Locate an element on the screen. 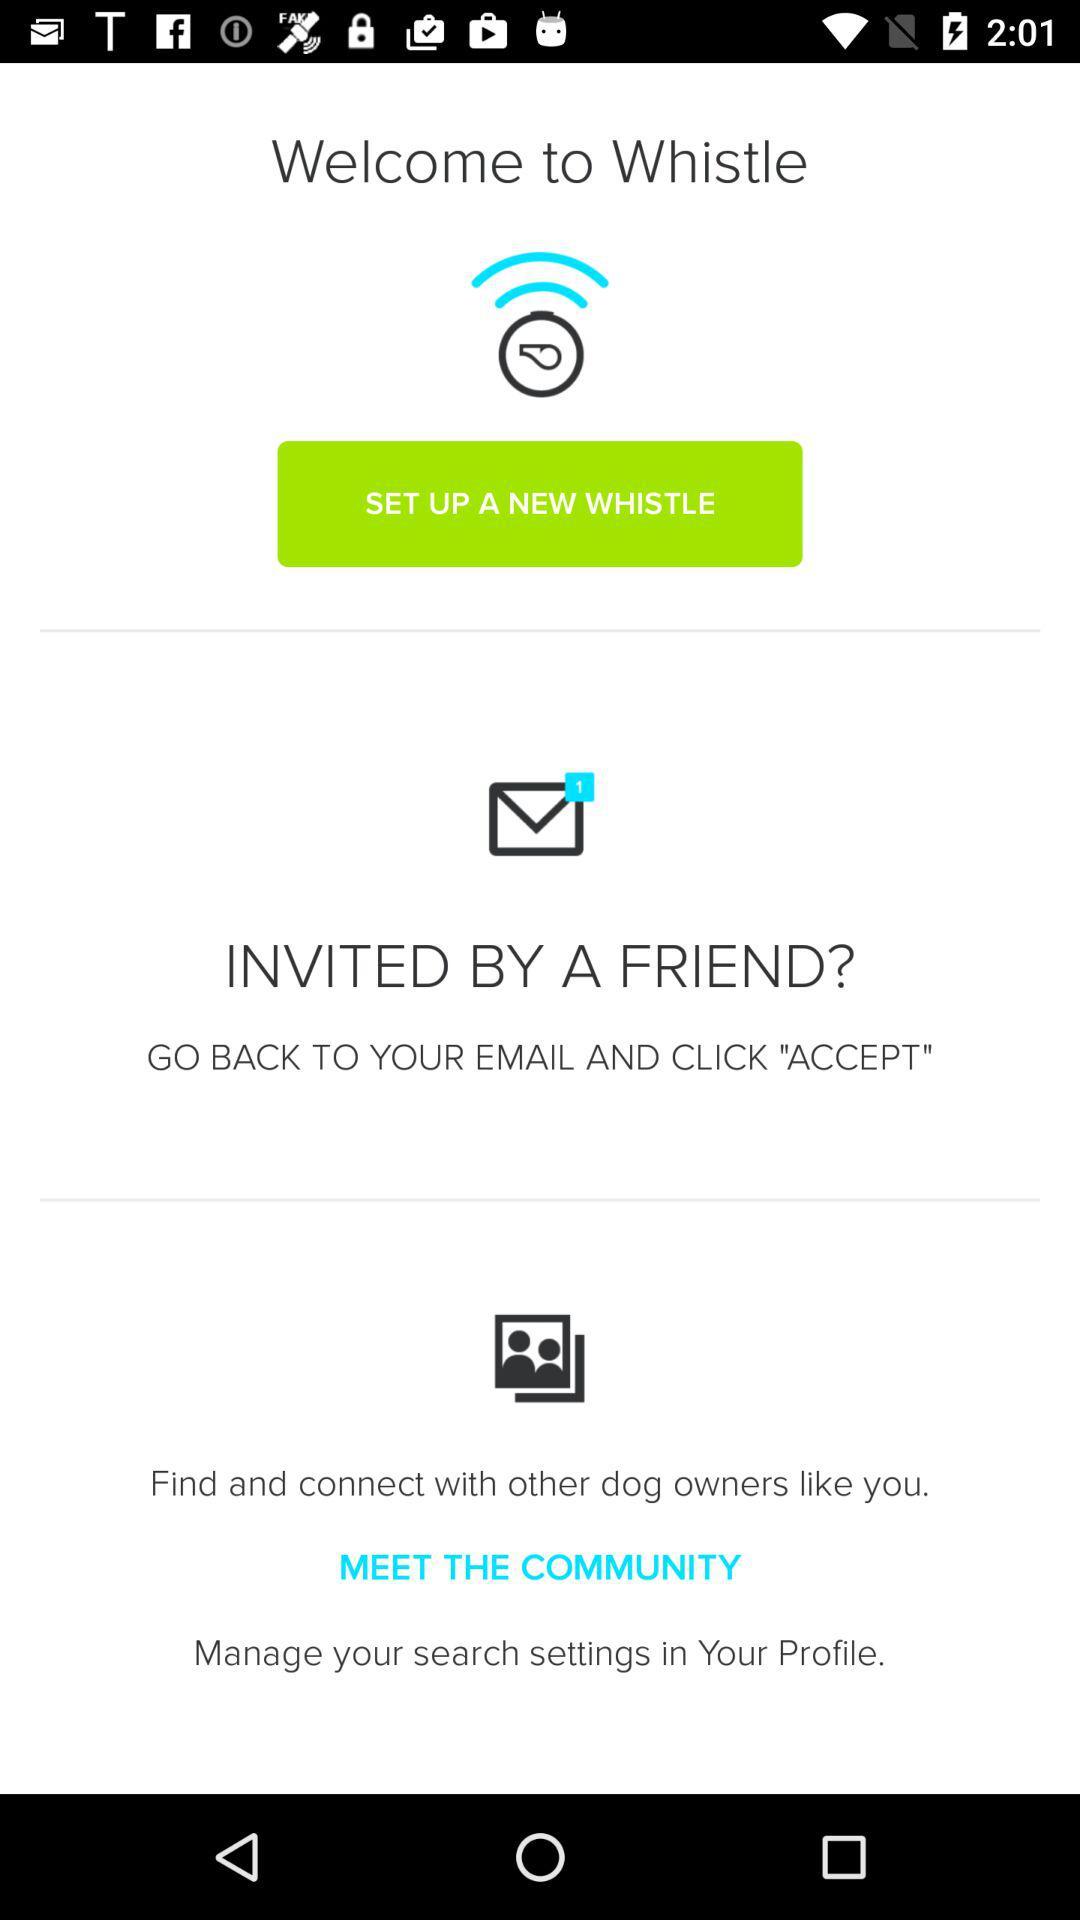  the set up a item is located at coordinates (540, 504).